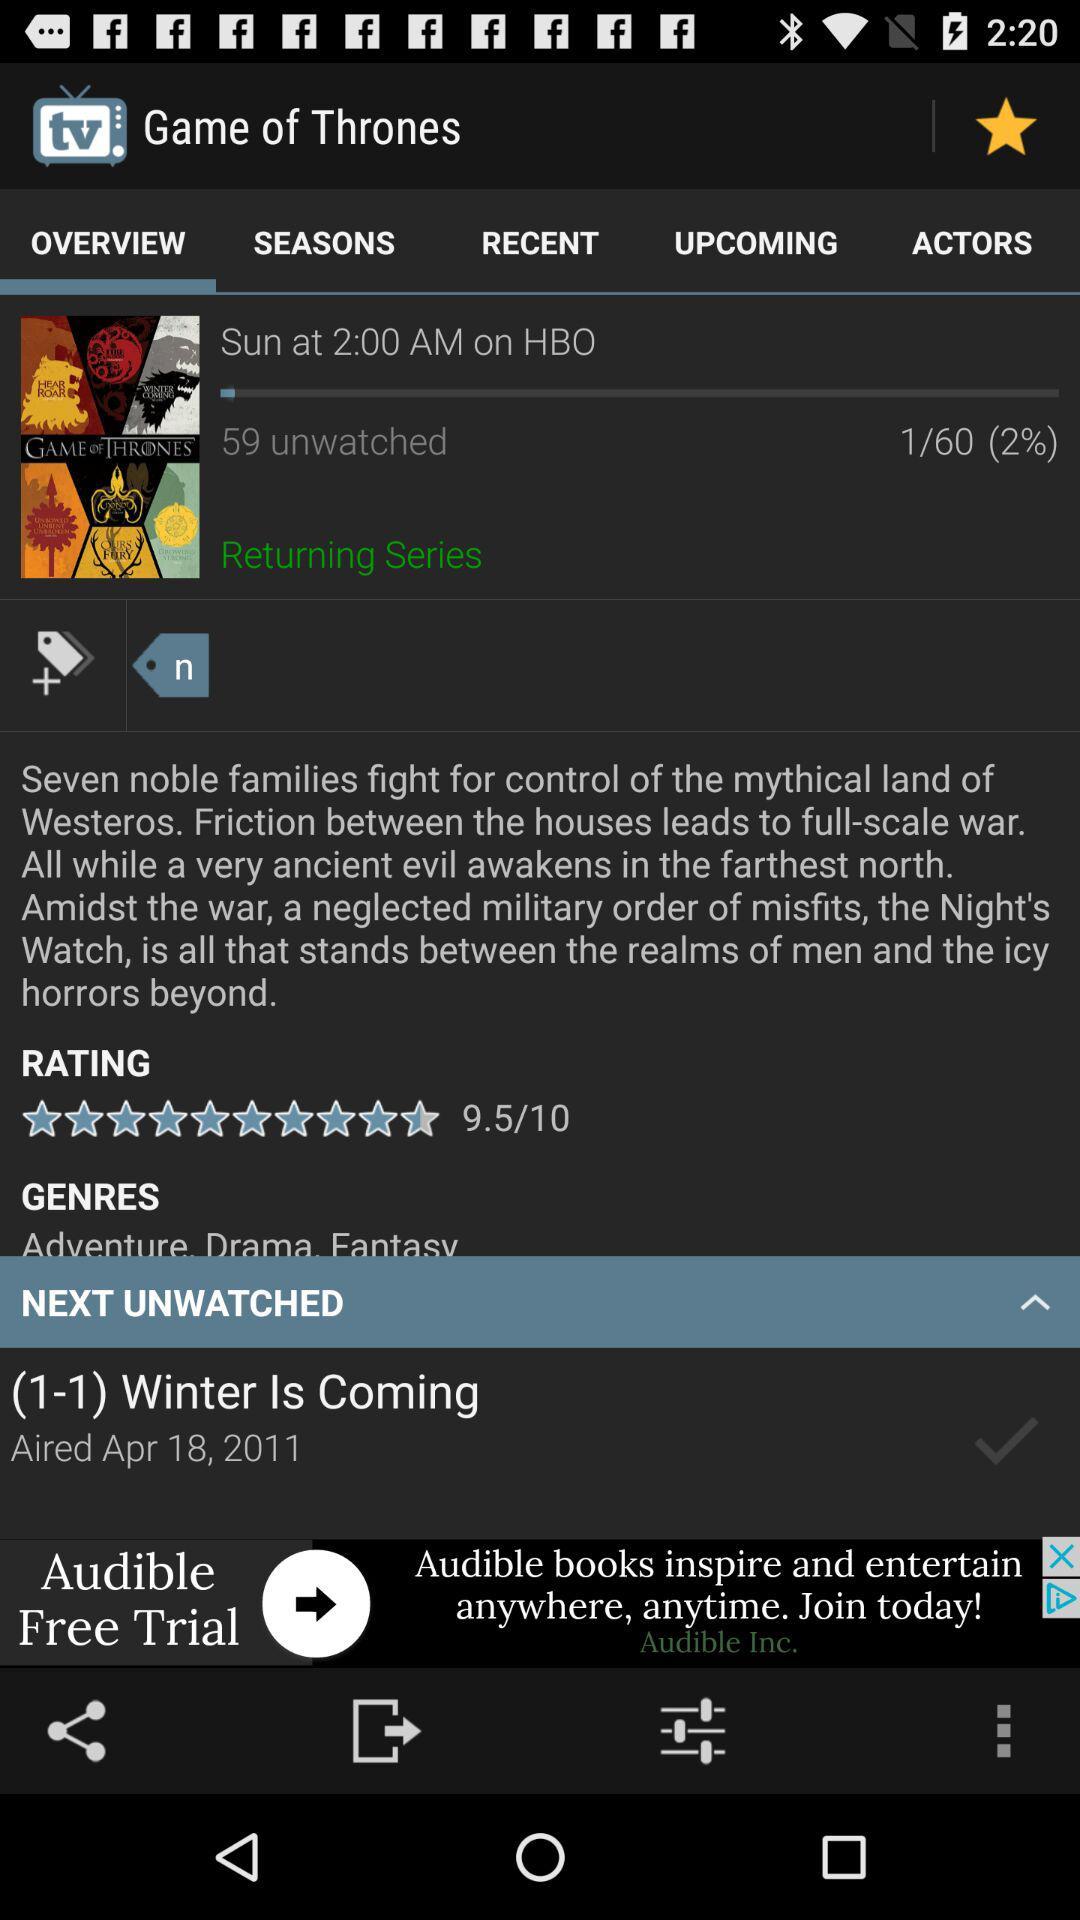 Image resolution: width=1080 pixels, height=1920 pixels. I want to click on advertisement bar, so click(540, 1602).